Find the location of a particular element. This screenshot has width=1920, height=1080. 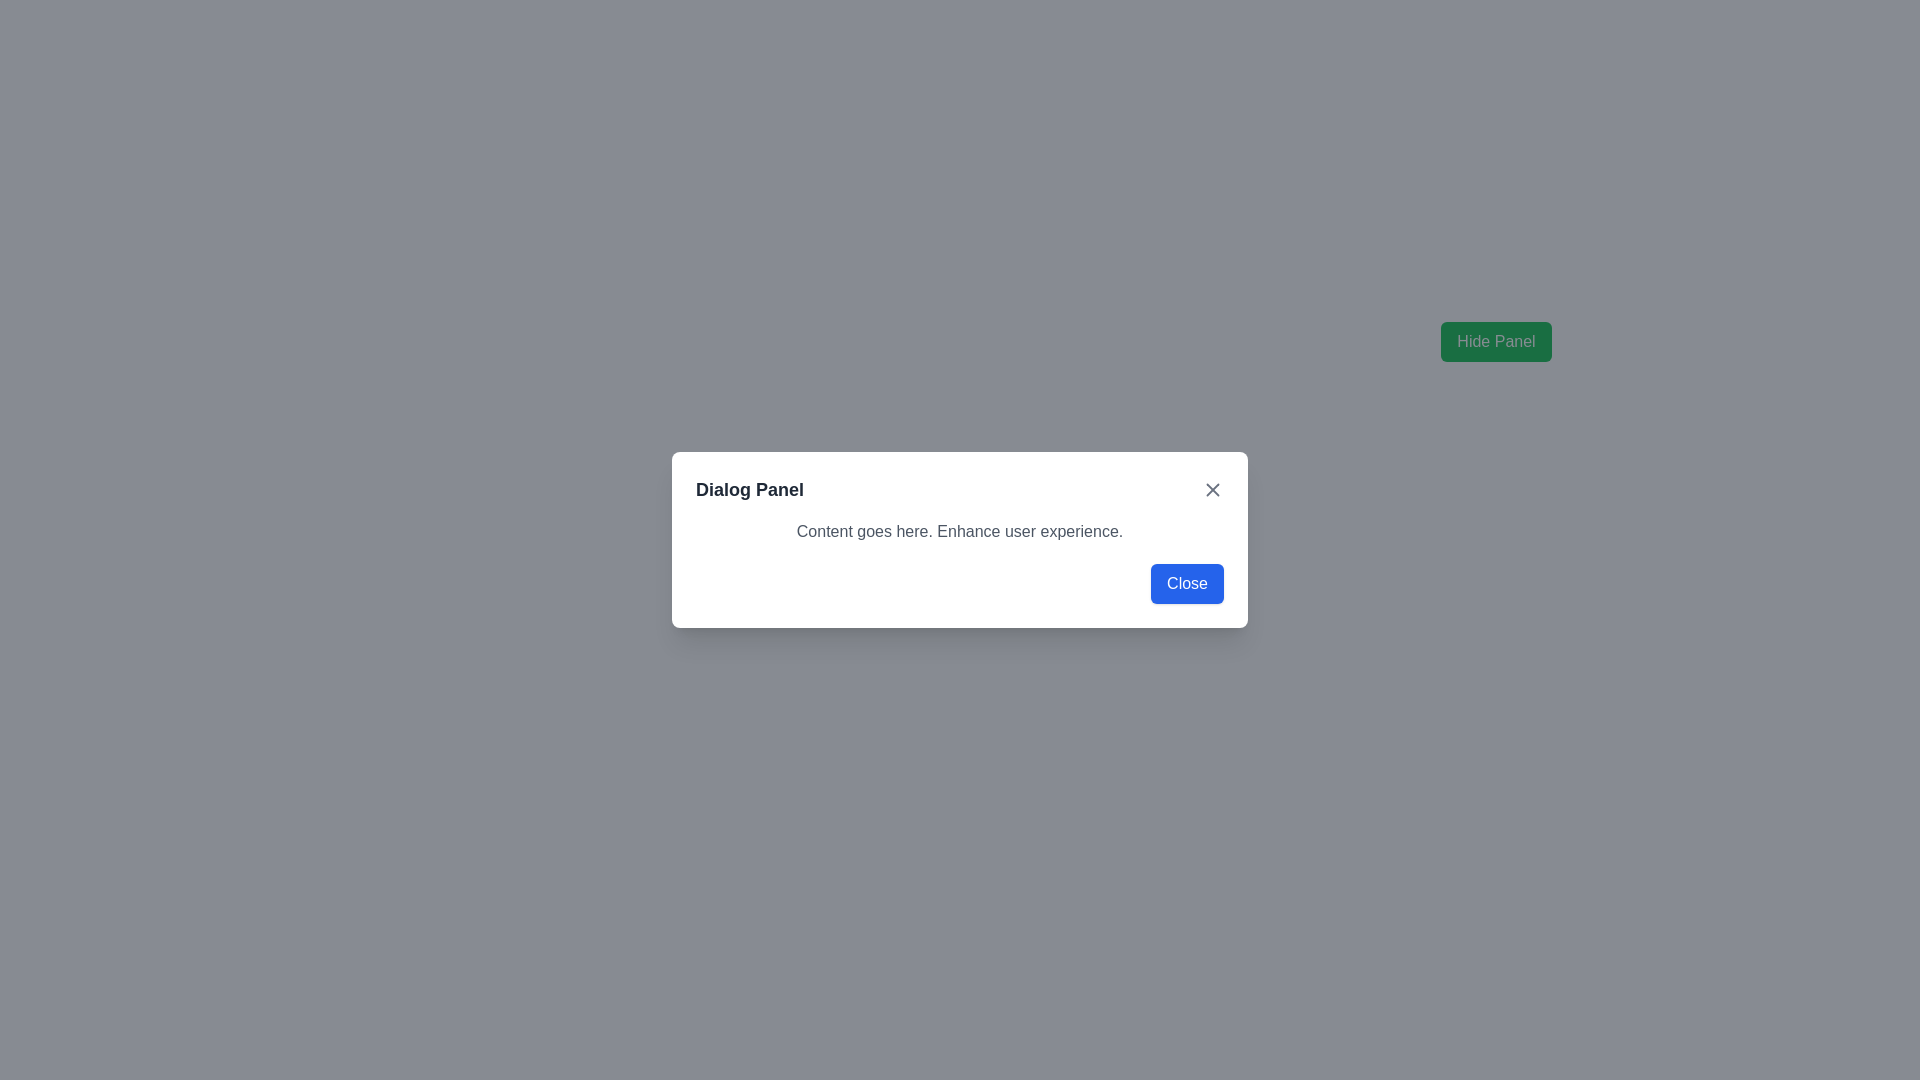

the text display element that shows the message 'Content goes here. Enhance user experience.' located centrally within the dialog panel, positioned between the title 'Dialog Panel' and the 'Close' button is located at coordinates (960, 531).